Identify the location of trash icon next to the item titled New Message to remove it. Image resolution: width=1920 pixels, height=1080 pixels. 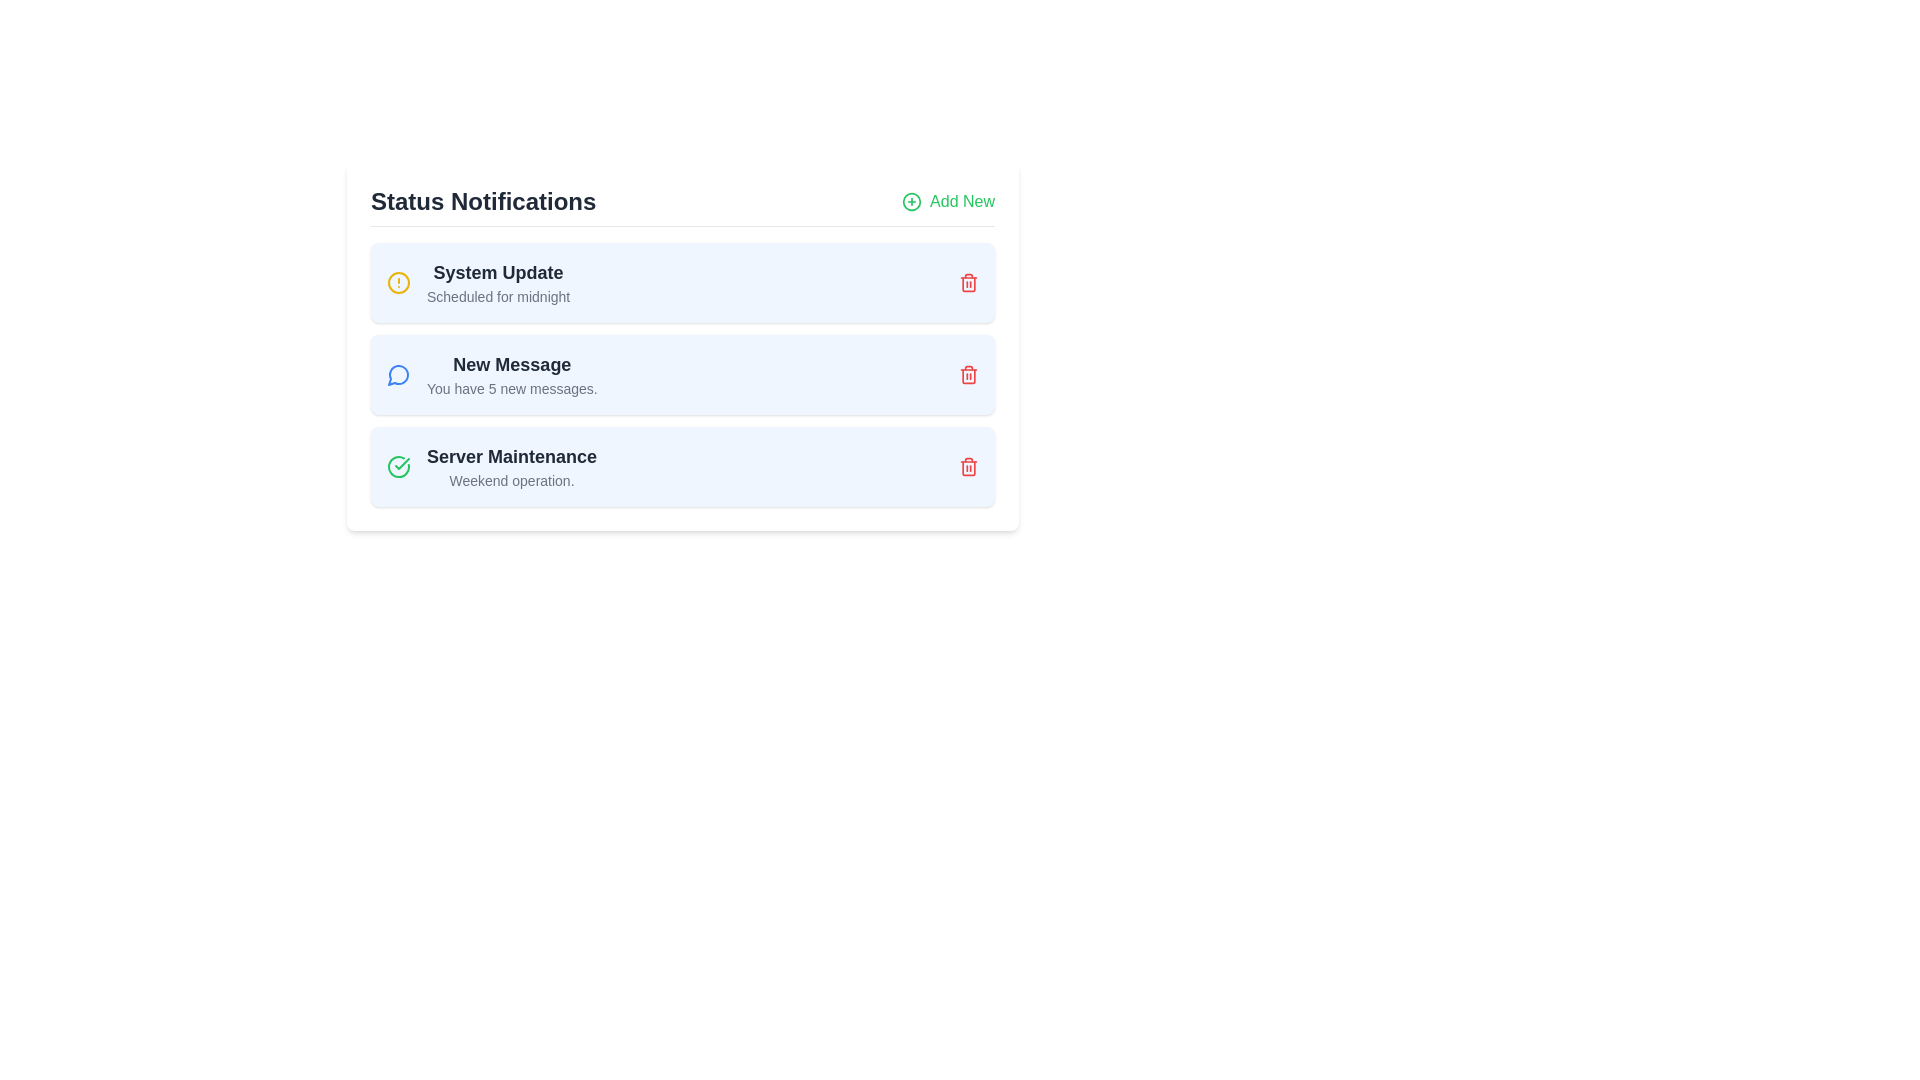
(969, 374).